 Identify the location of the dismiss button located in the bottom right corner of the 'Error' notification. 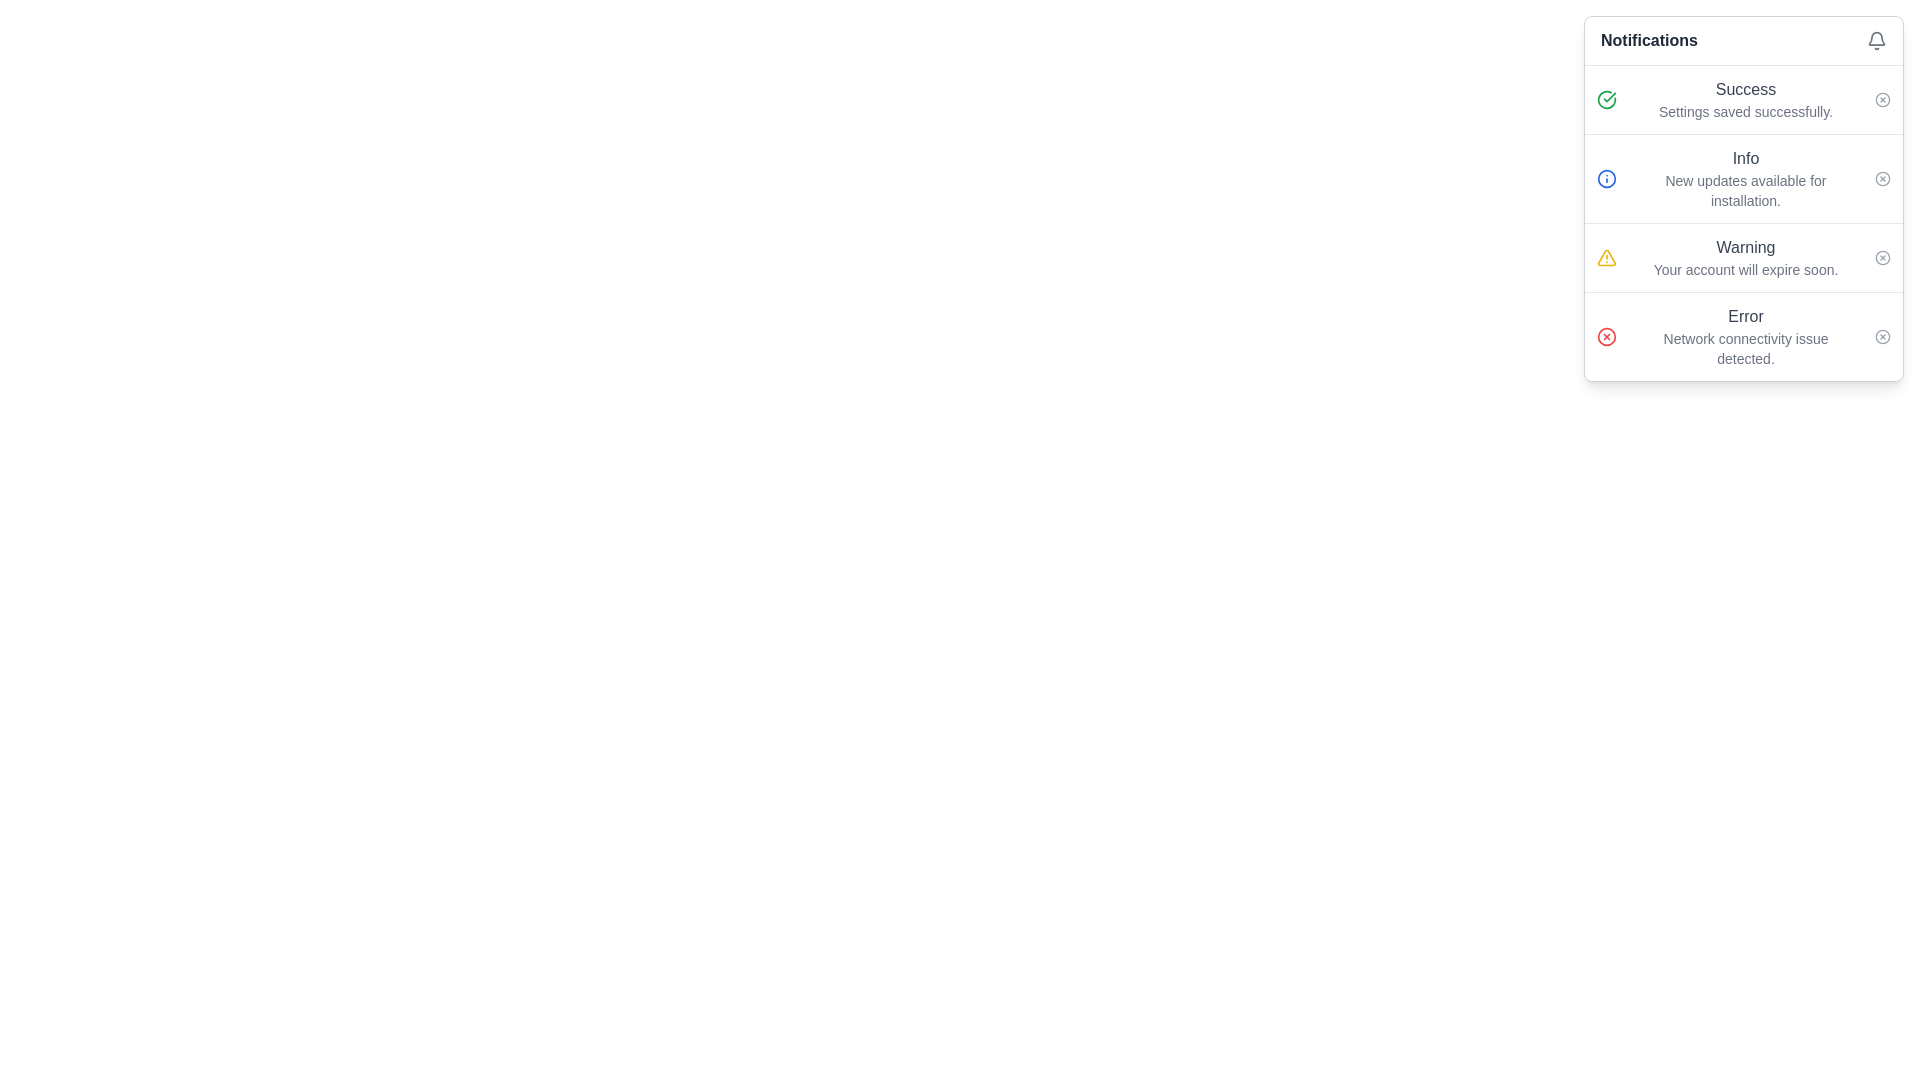
(1881, 335).